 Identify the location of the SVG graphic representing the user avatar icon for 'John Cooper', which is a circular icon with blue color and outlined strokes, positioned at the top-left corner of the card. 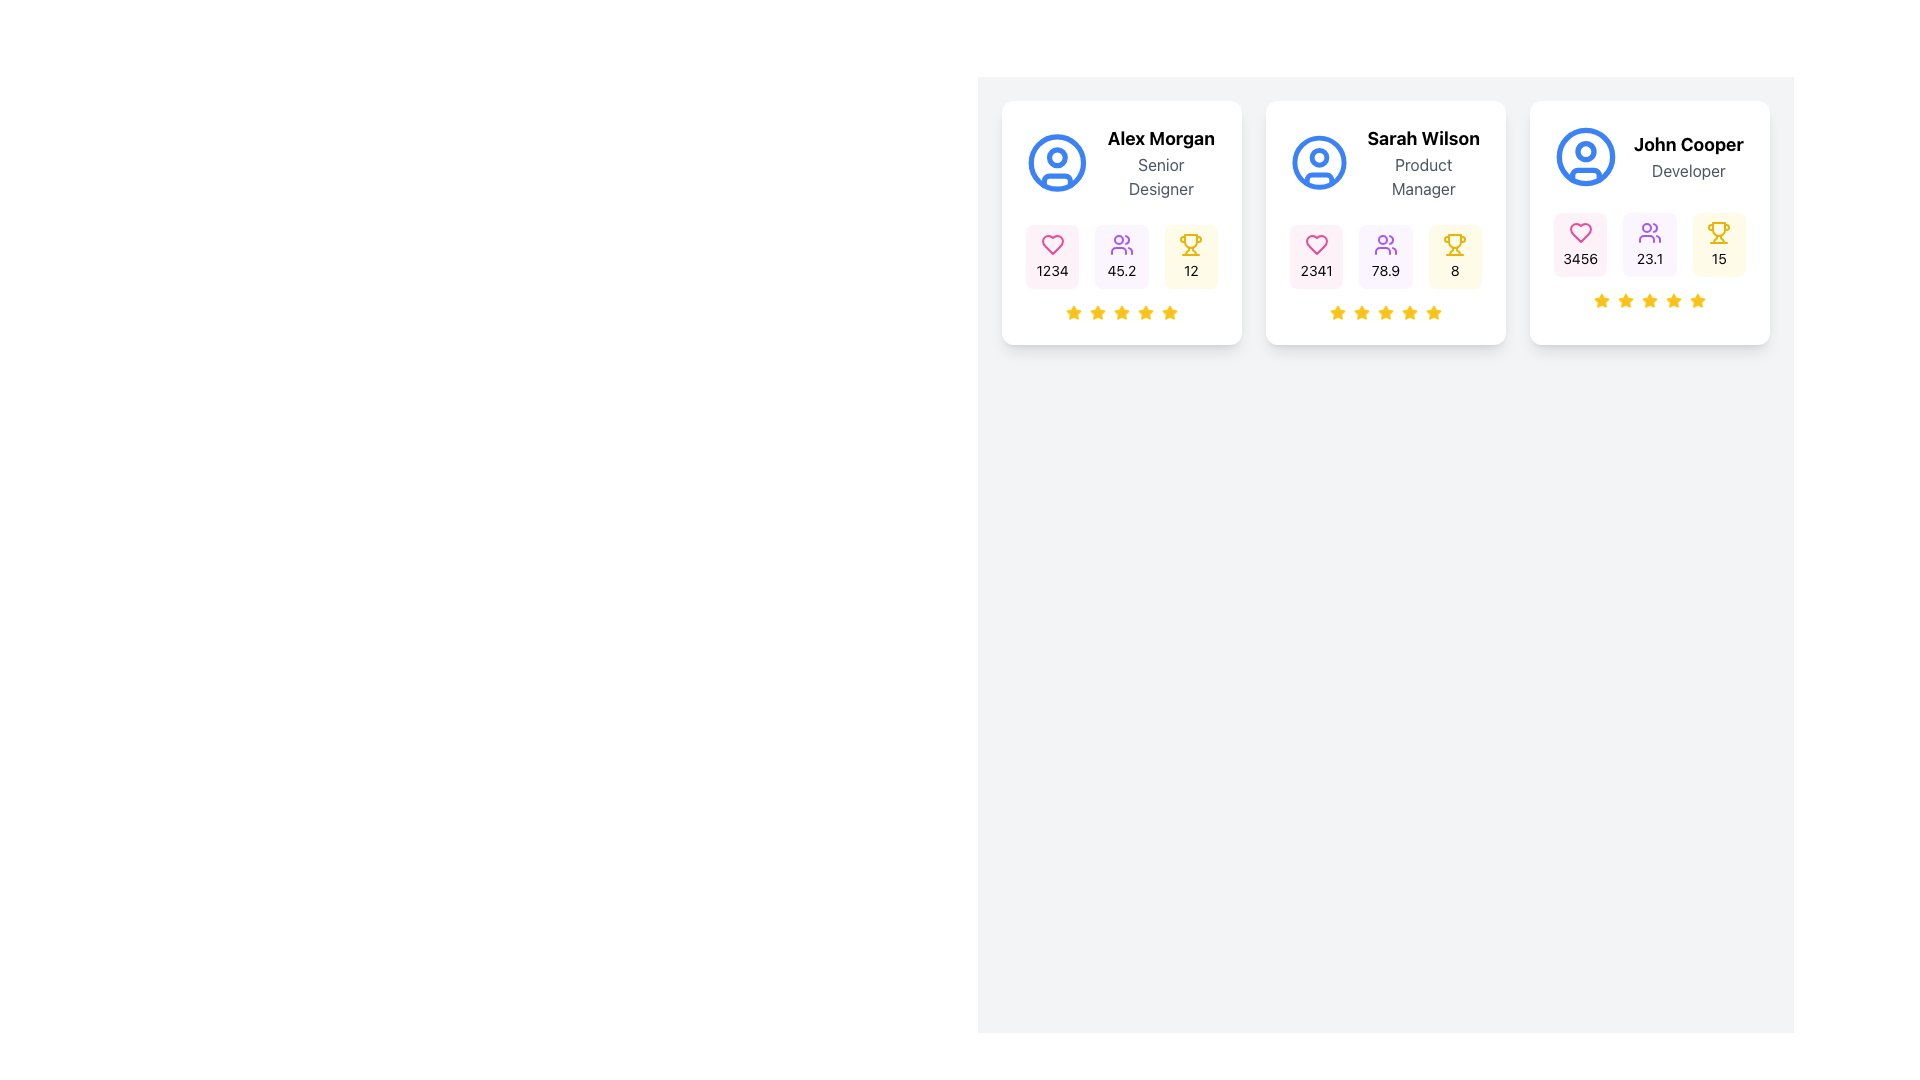
(1584, 156).